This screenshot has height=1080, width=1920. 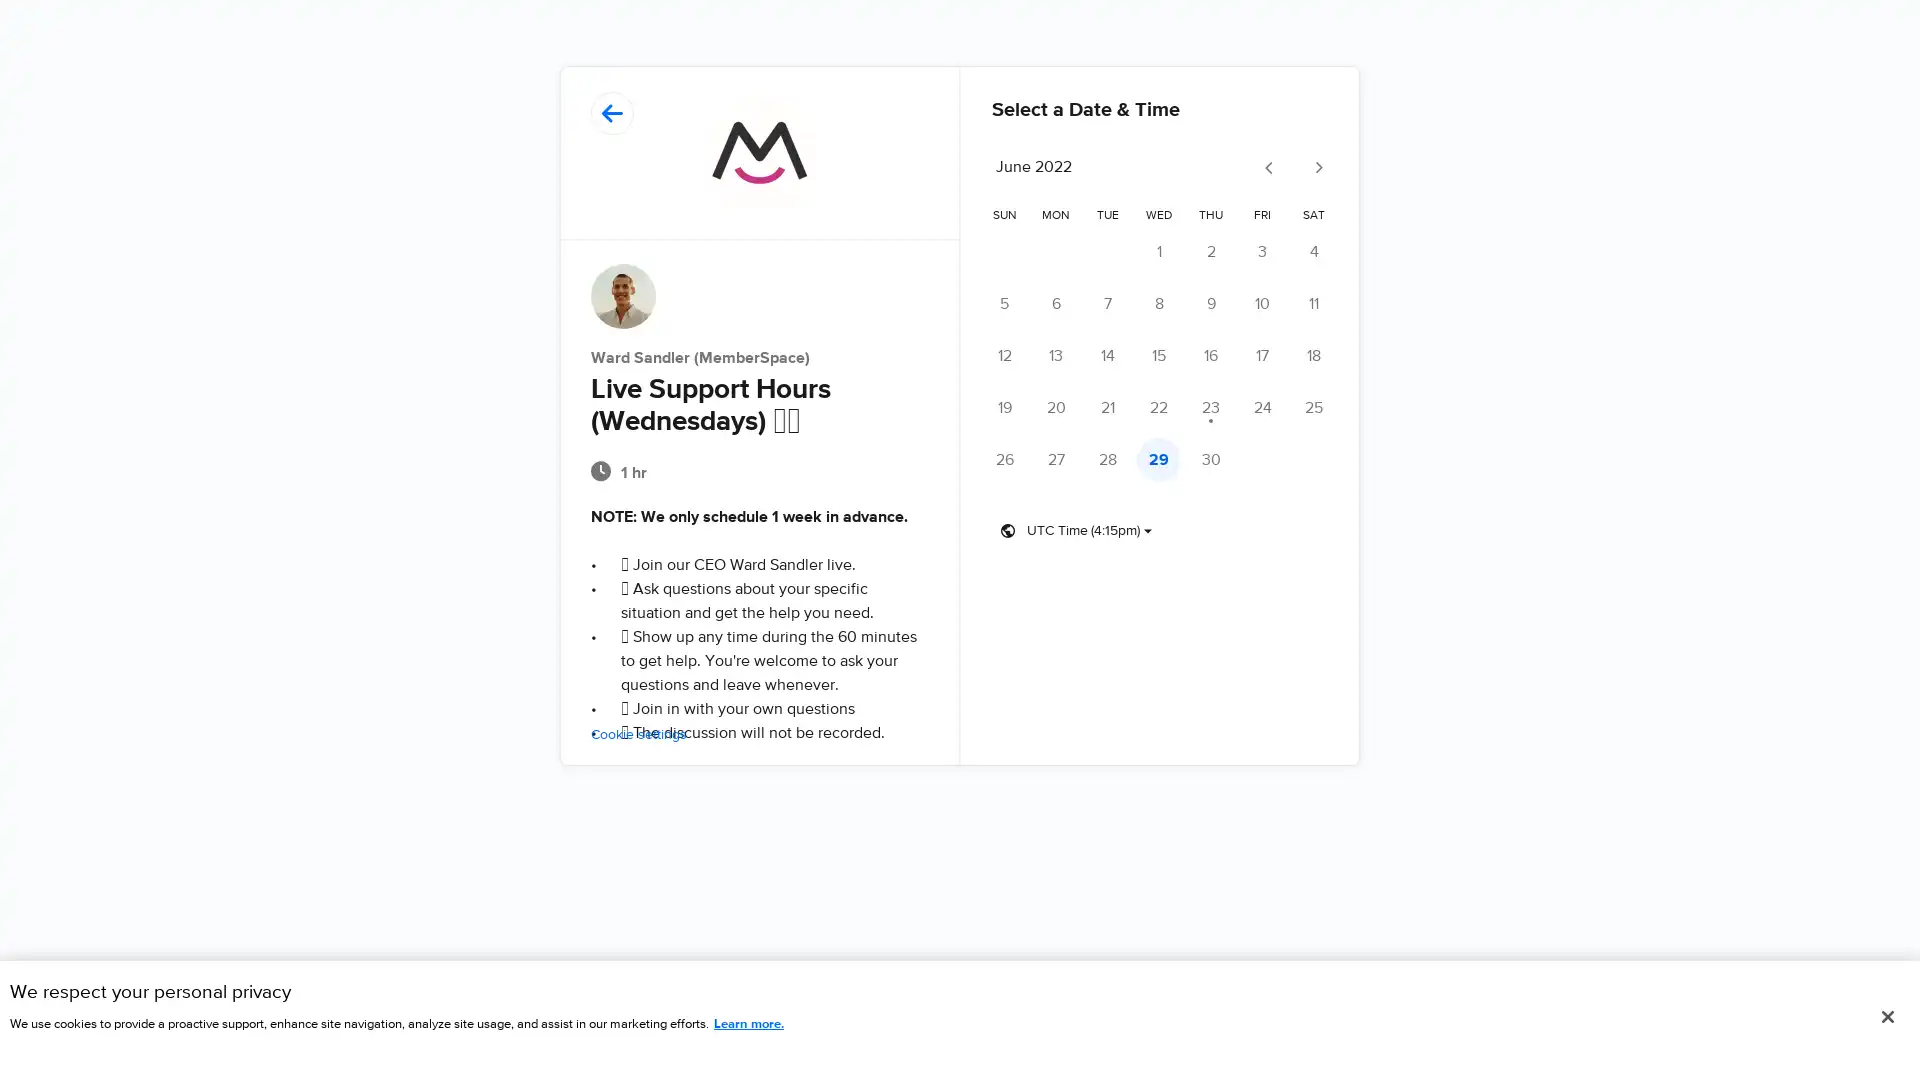 What do you see at coordinates (1267, 167) in the screenshot?
I see `Go to previous month` at bounding box center [1267, 167].